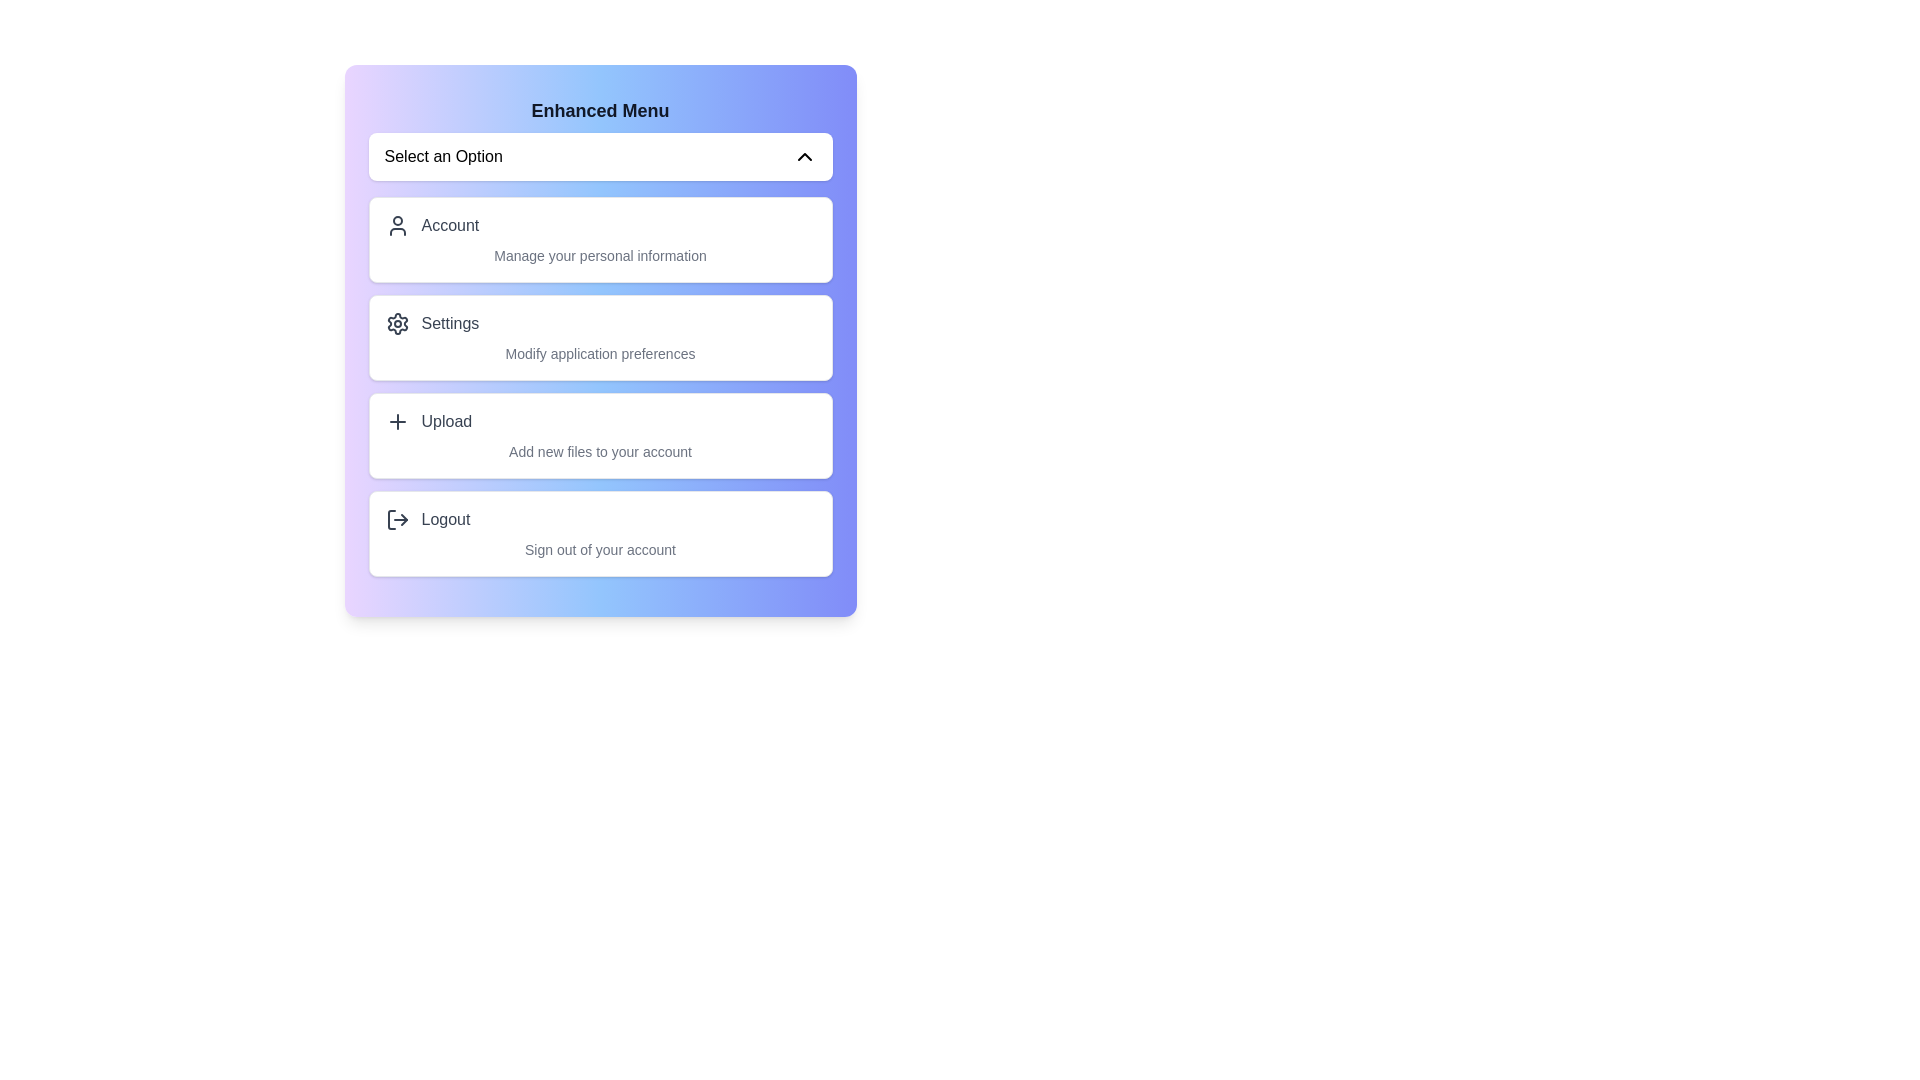 This screenshot has height=1080, width=1920. What do you see at coordinates (599, 111) in the screenshot?
I see `the 'Enhanced Menu' header to engage with it` at bounding box center [599, 111].